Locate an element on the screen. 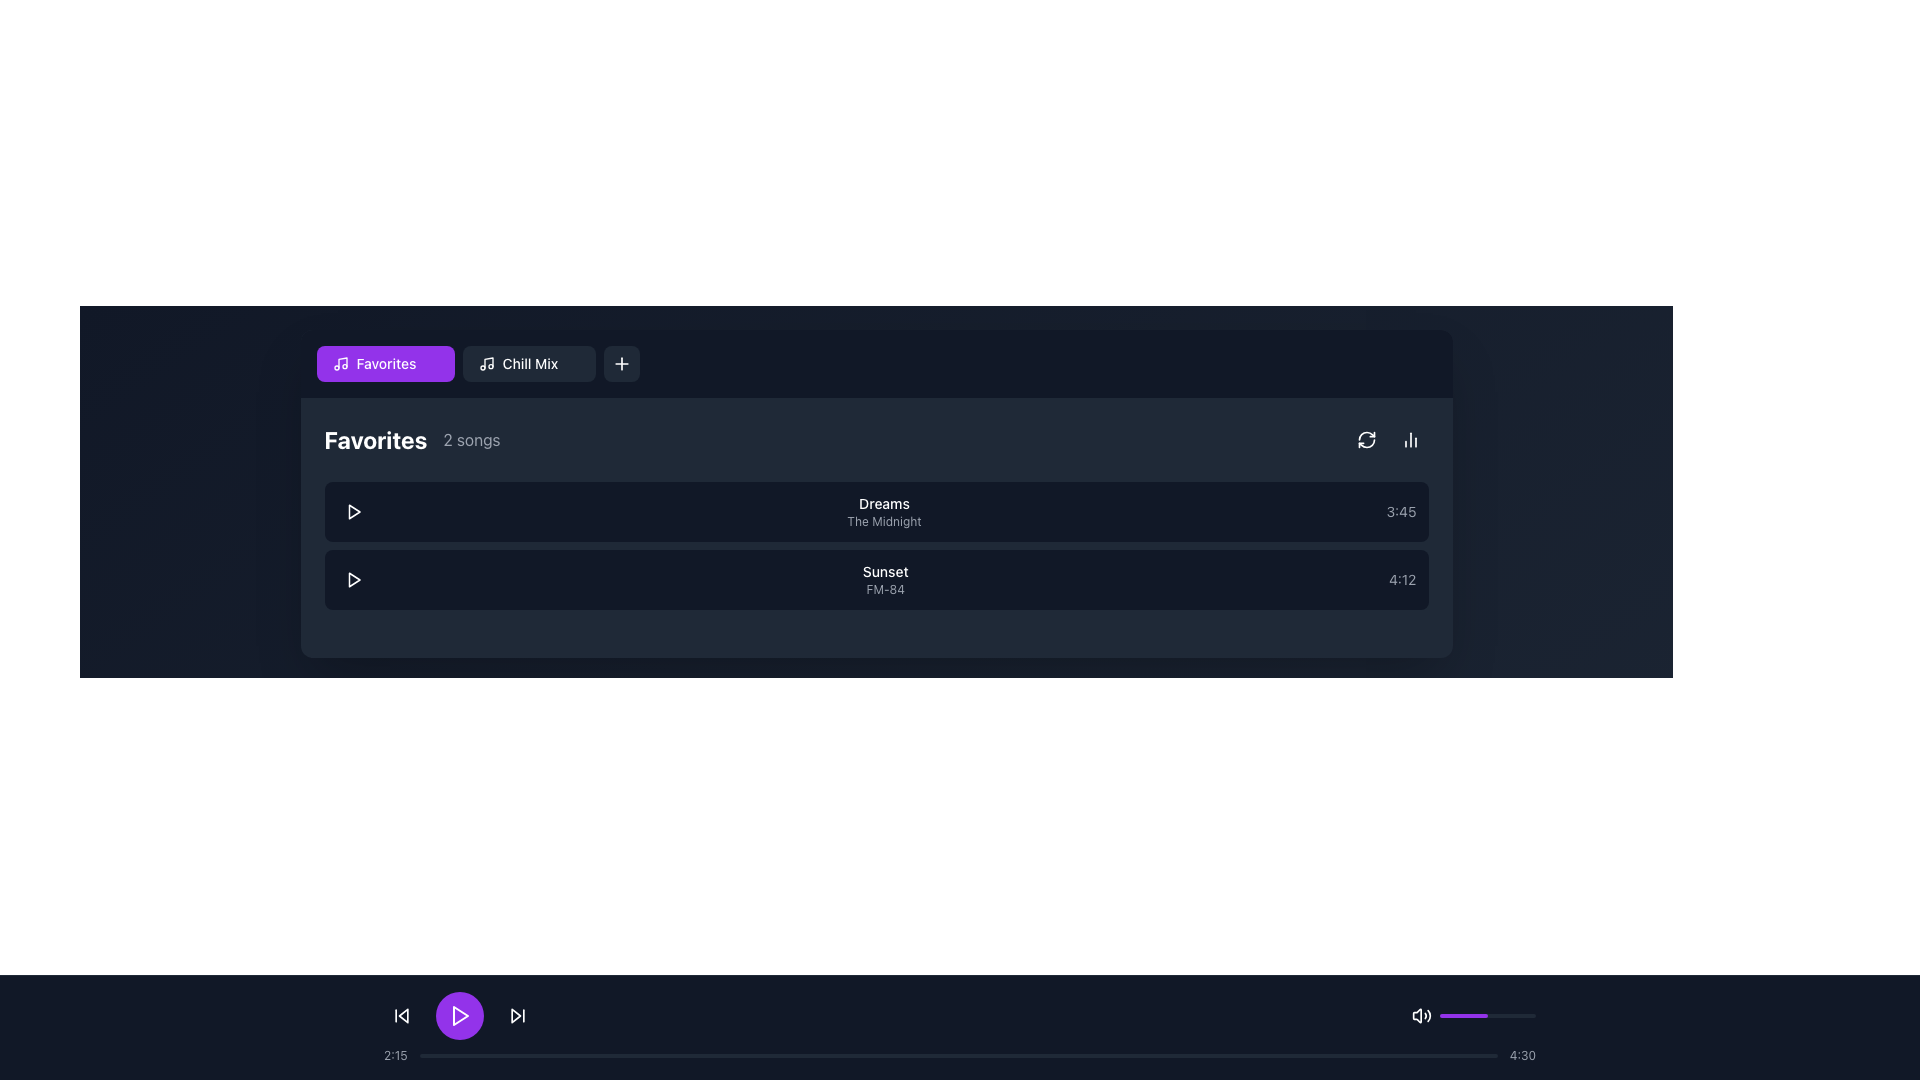  the leftmost button in the playback control section to skip backward to the previous track or restart the current track is located at coordinates (401, 1015).